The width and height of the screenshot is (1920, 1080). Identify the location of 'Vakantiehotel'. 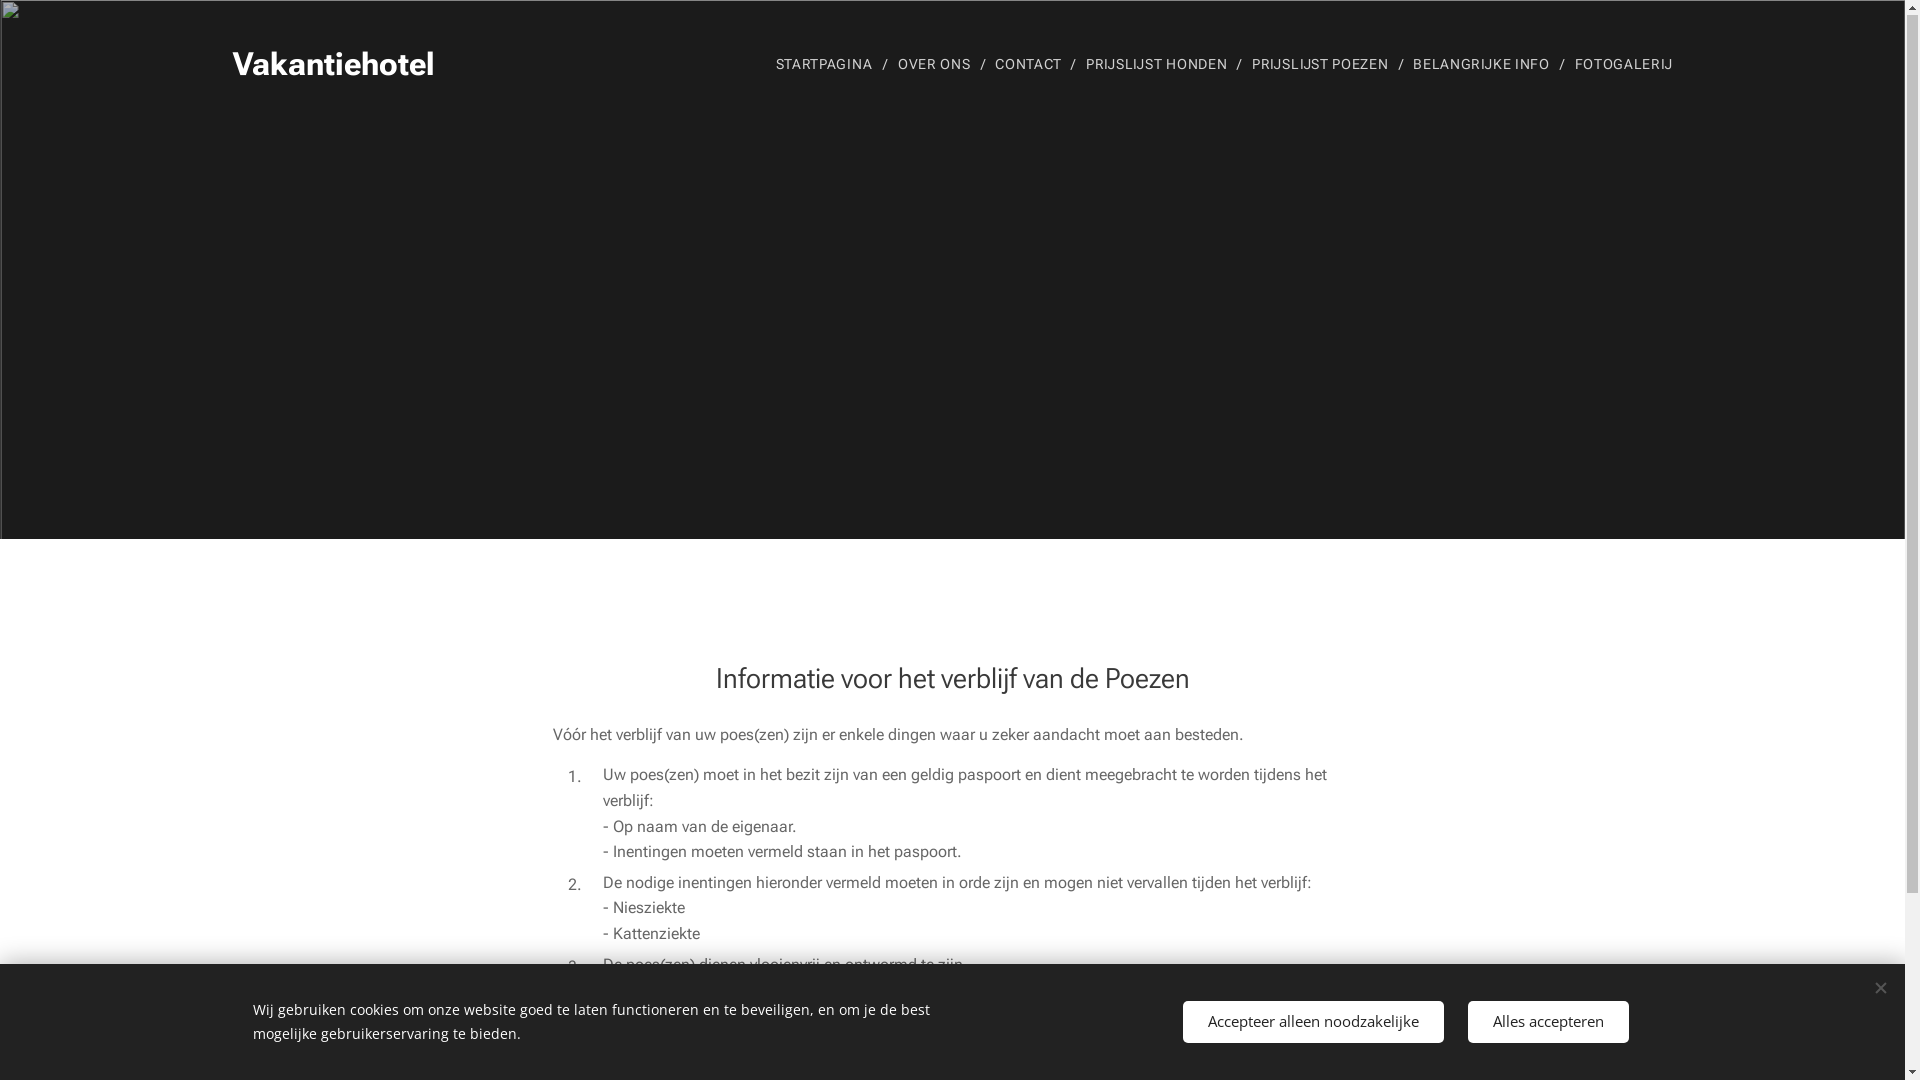
(332, 64).